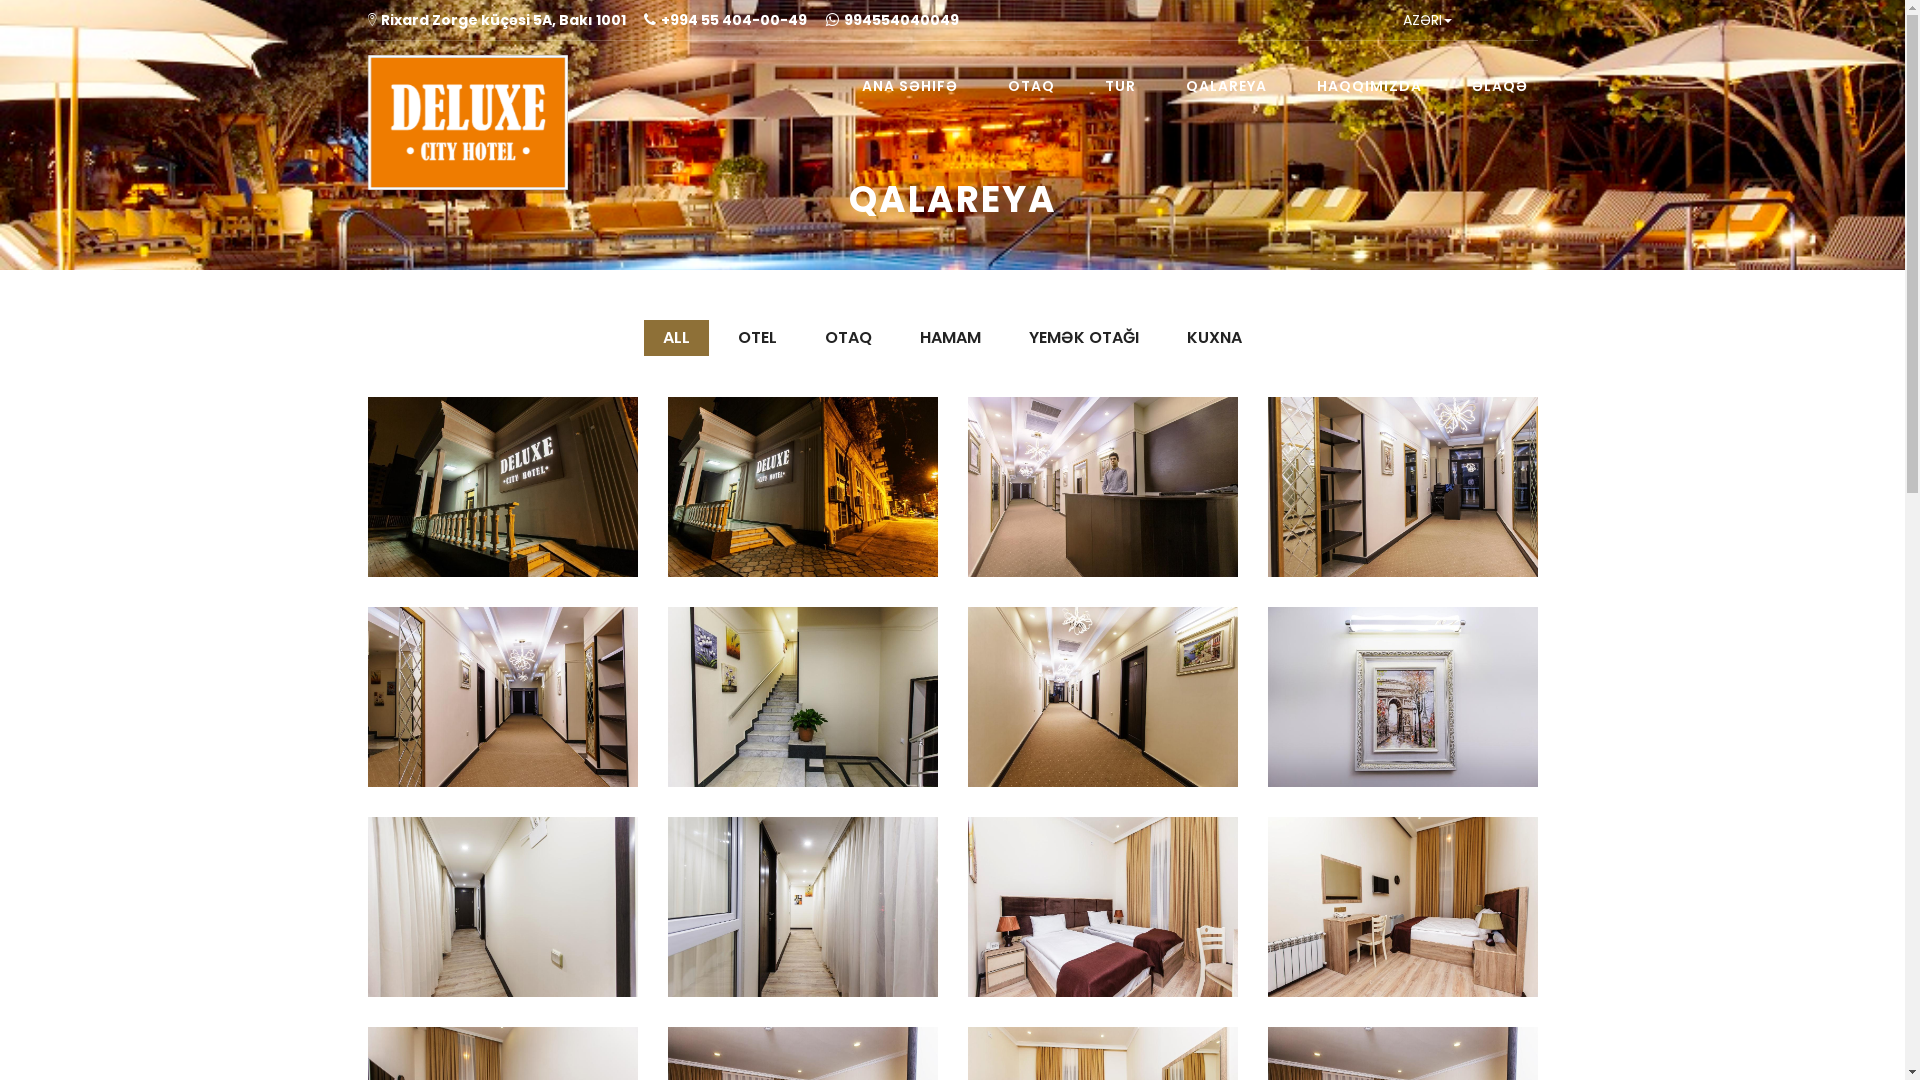 Image resolution: width=1920 pixels, height=1080 pixels. I want to click on 'TUR', so click(1103, 84).